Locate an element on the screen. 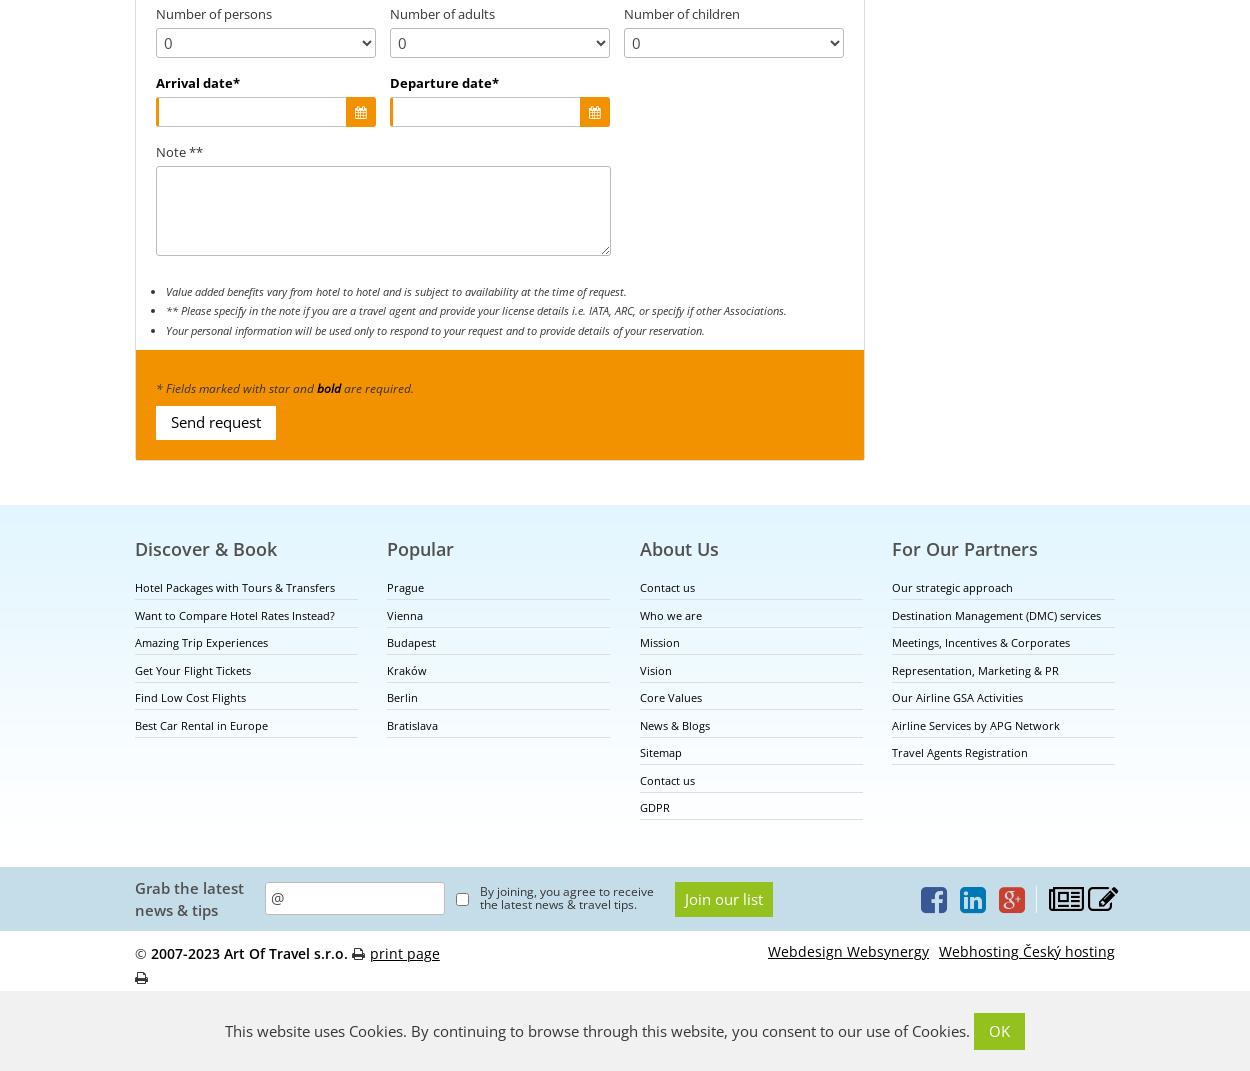  'Airline Services by APG Network' is located at coordinates (974, 724).